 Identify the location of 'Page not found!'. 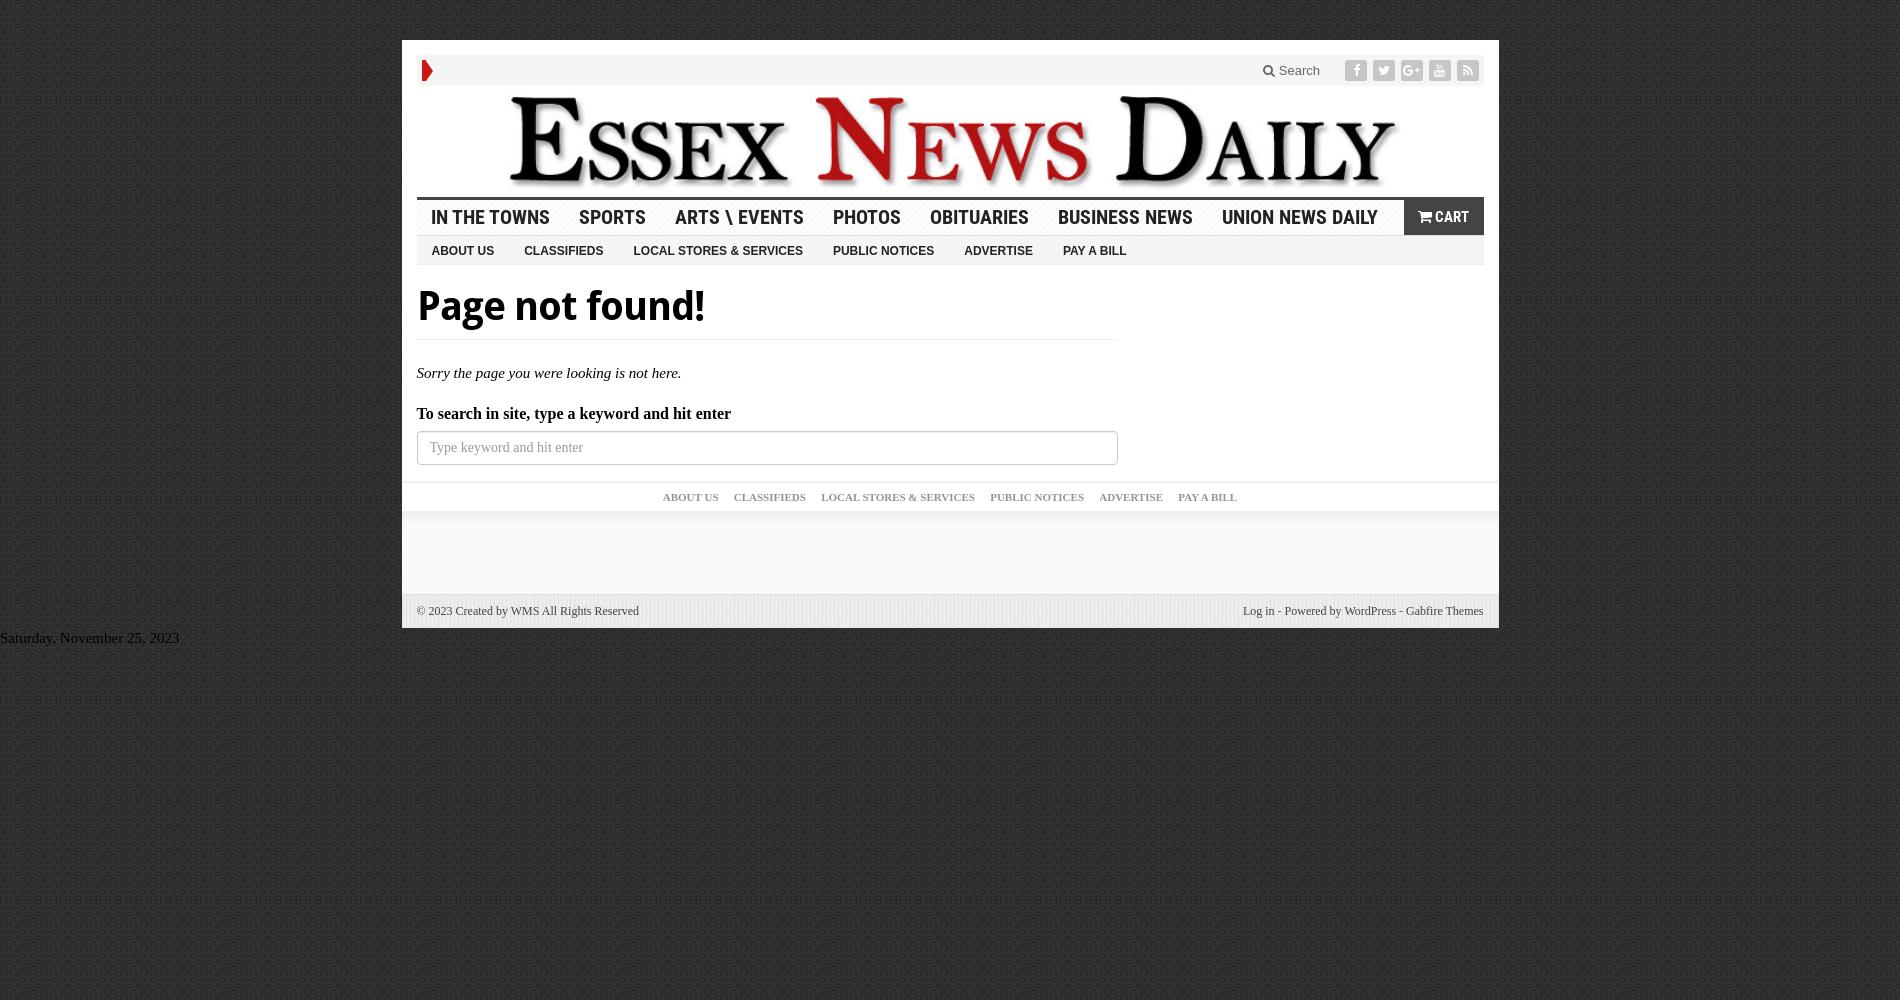
(414, 306).